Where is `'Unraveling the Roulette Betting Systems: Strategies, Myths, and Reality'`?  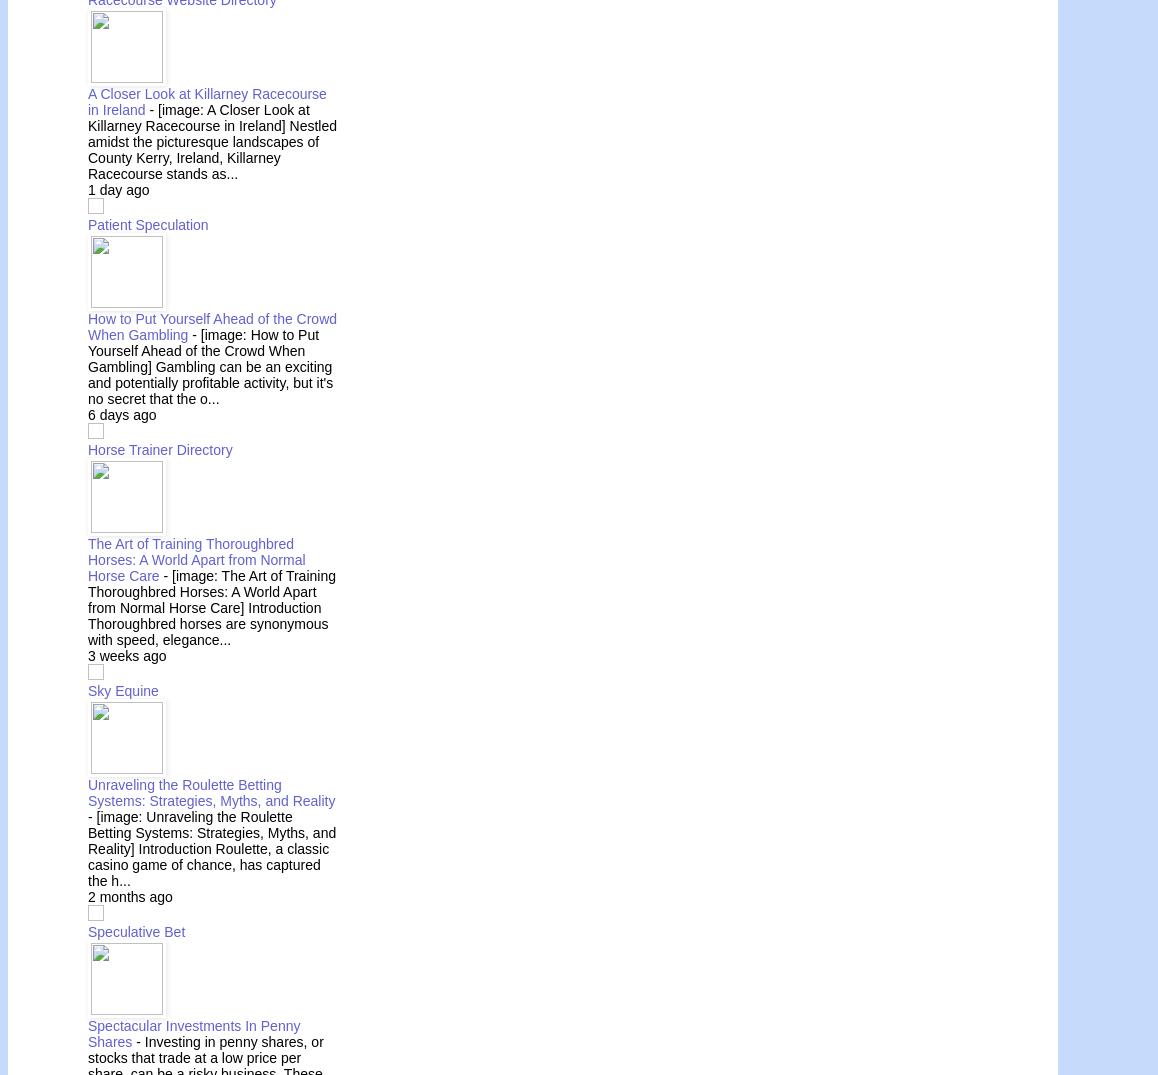
'Unraveling the Roulette Betting Systems: Strategies, Myths, and Reality' is located at coordinates (88, 790).